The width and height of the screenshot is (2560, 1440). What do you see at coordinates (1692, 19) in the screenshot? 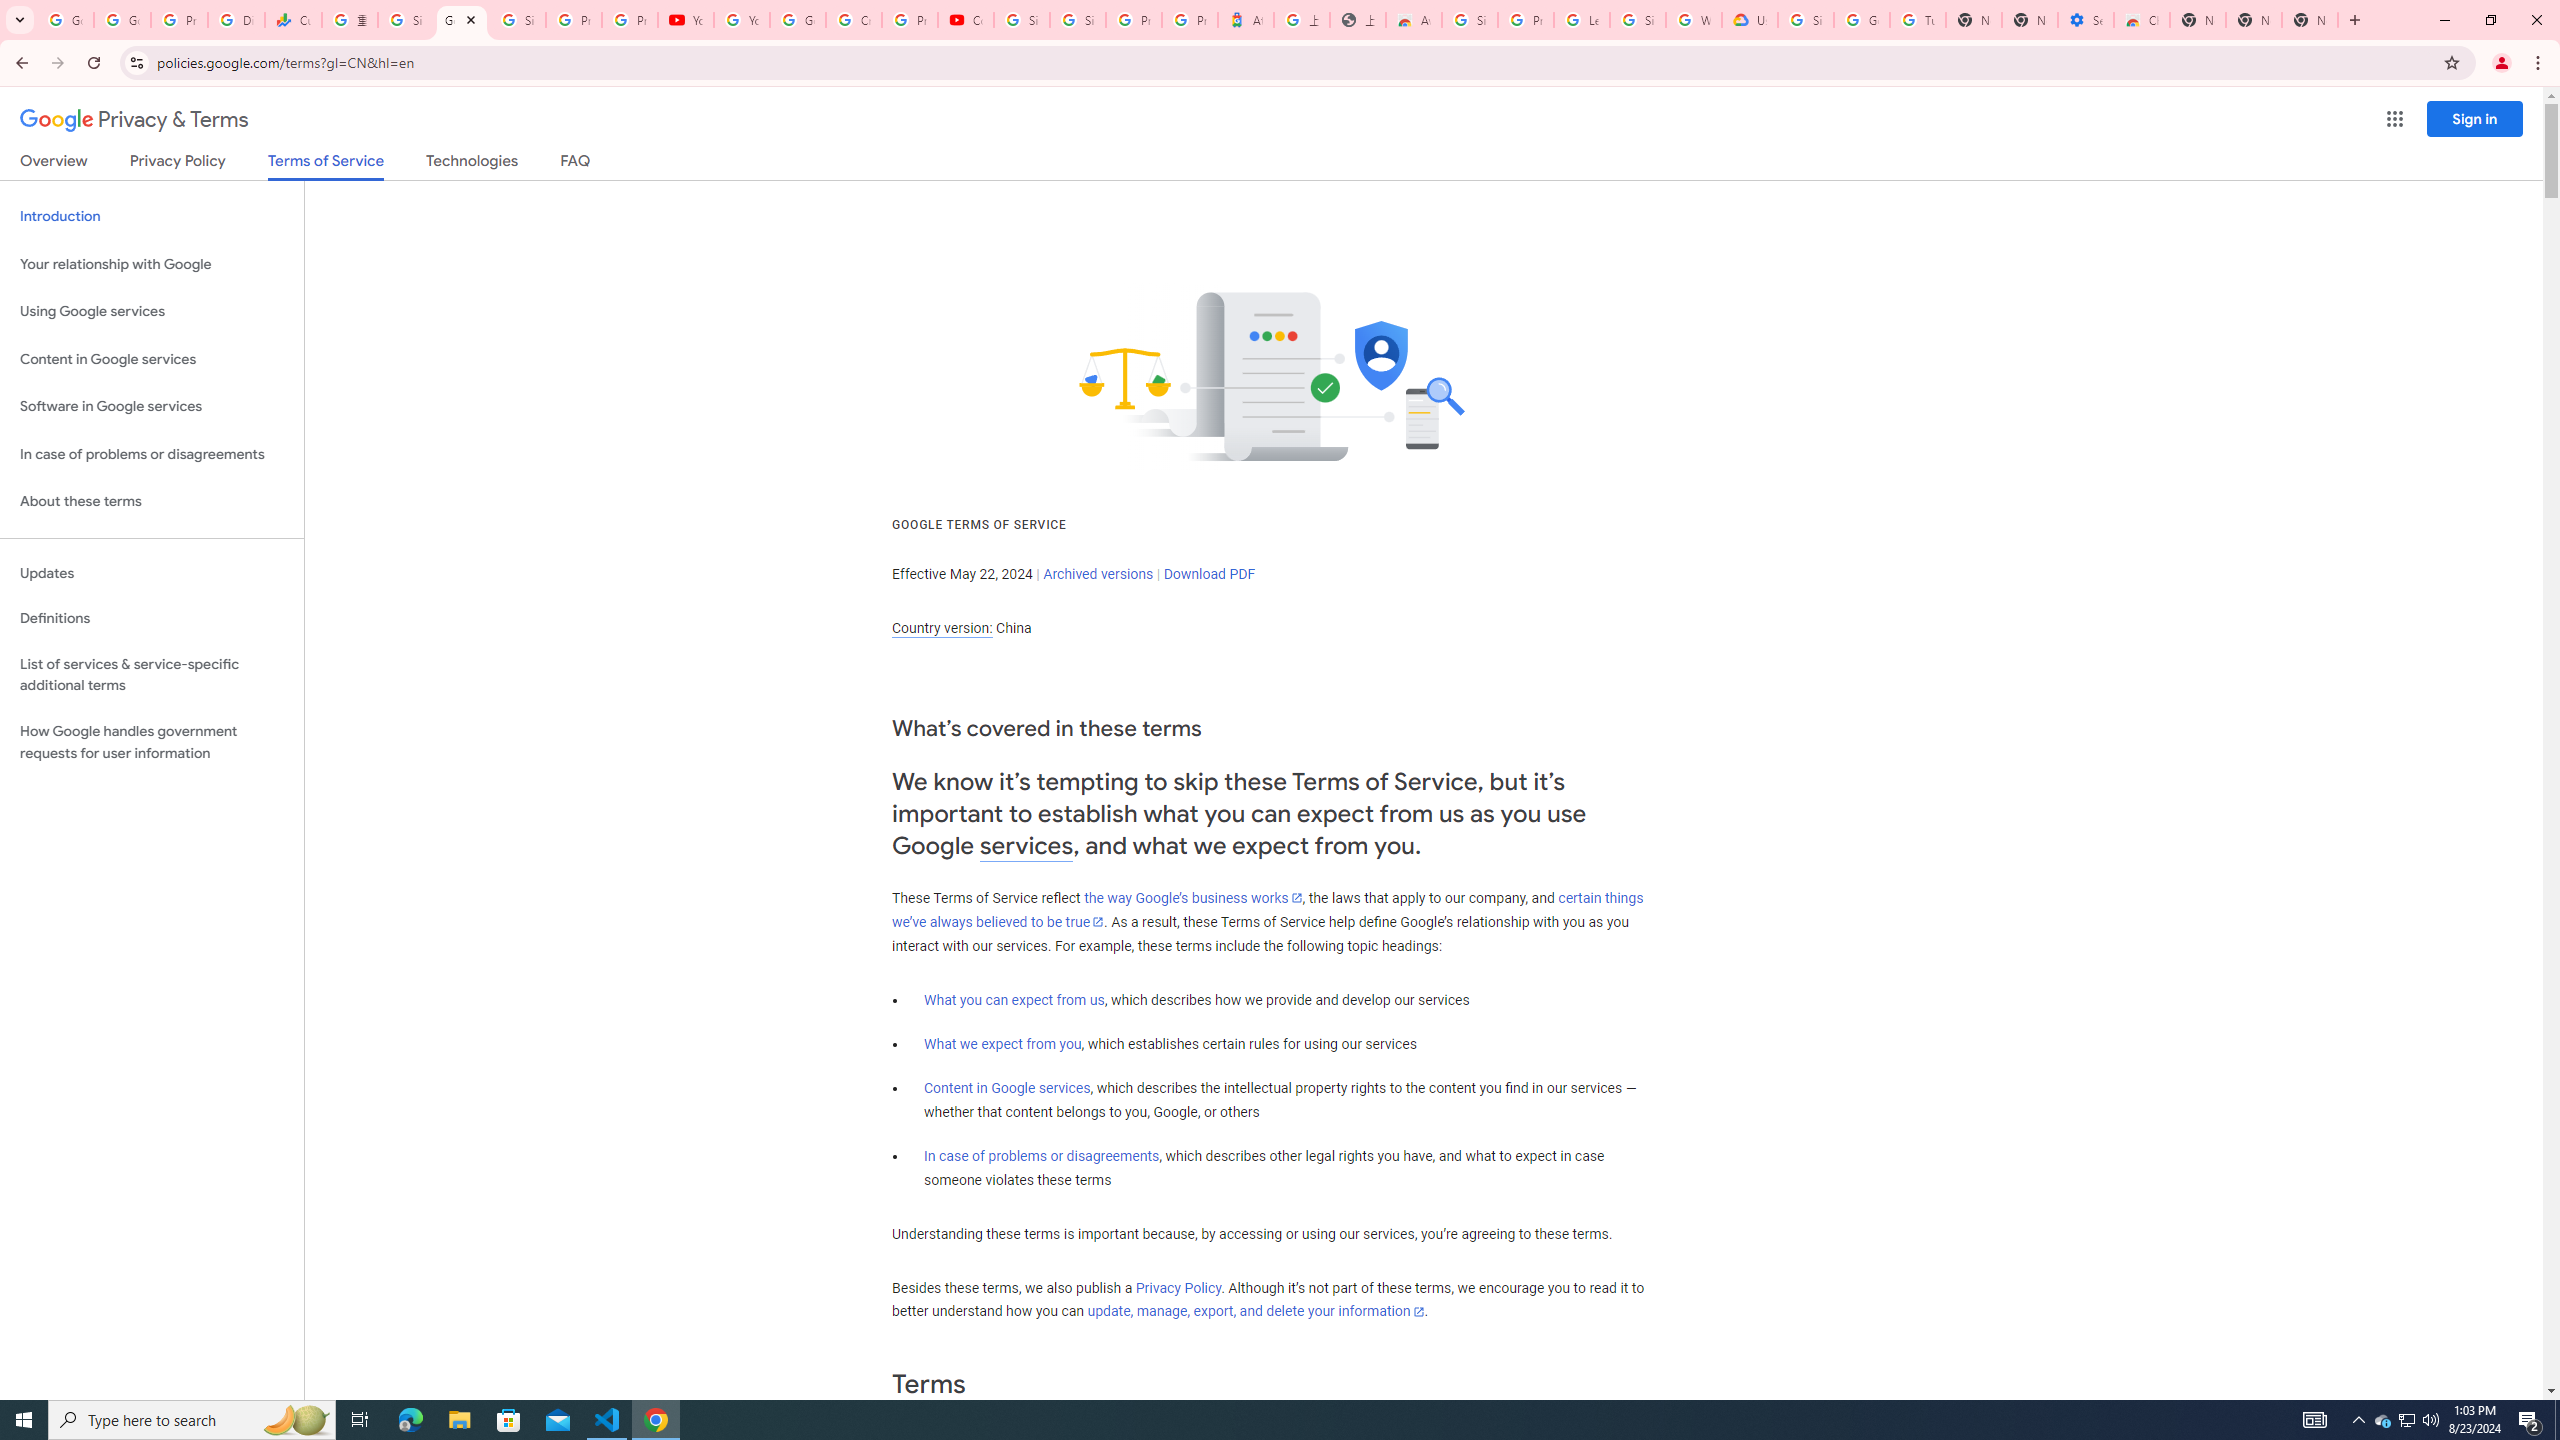
I see `'Who are Google'` at bounding box center [1692, 19].